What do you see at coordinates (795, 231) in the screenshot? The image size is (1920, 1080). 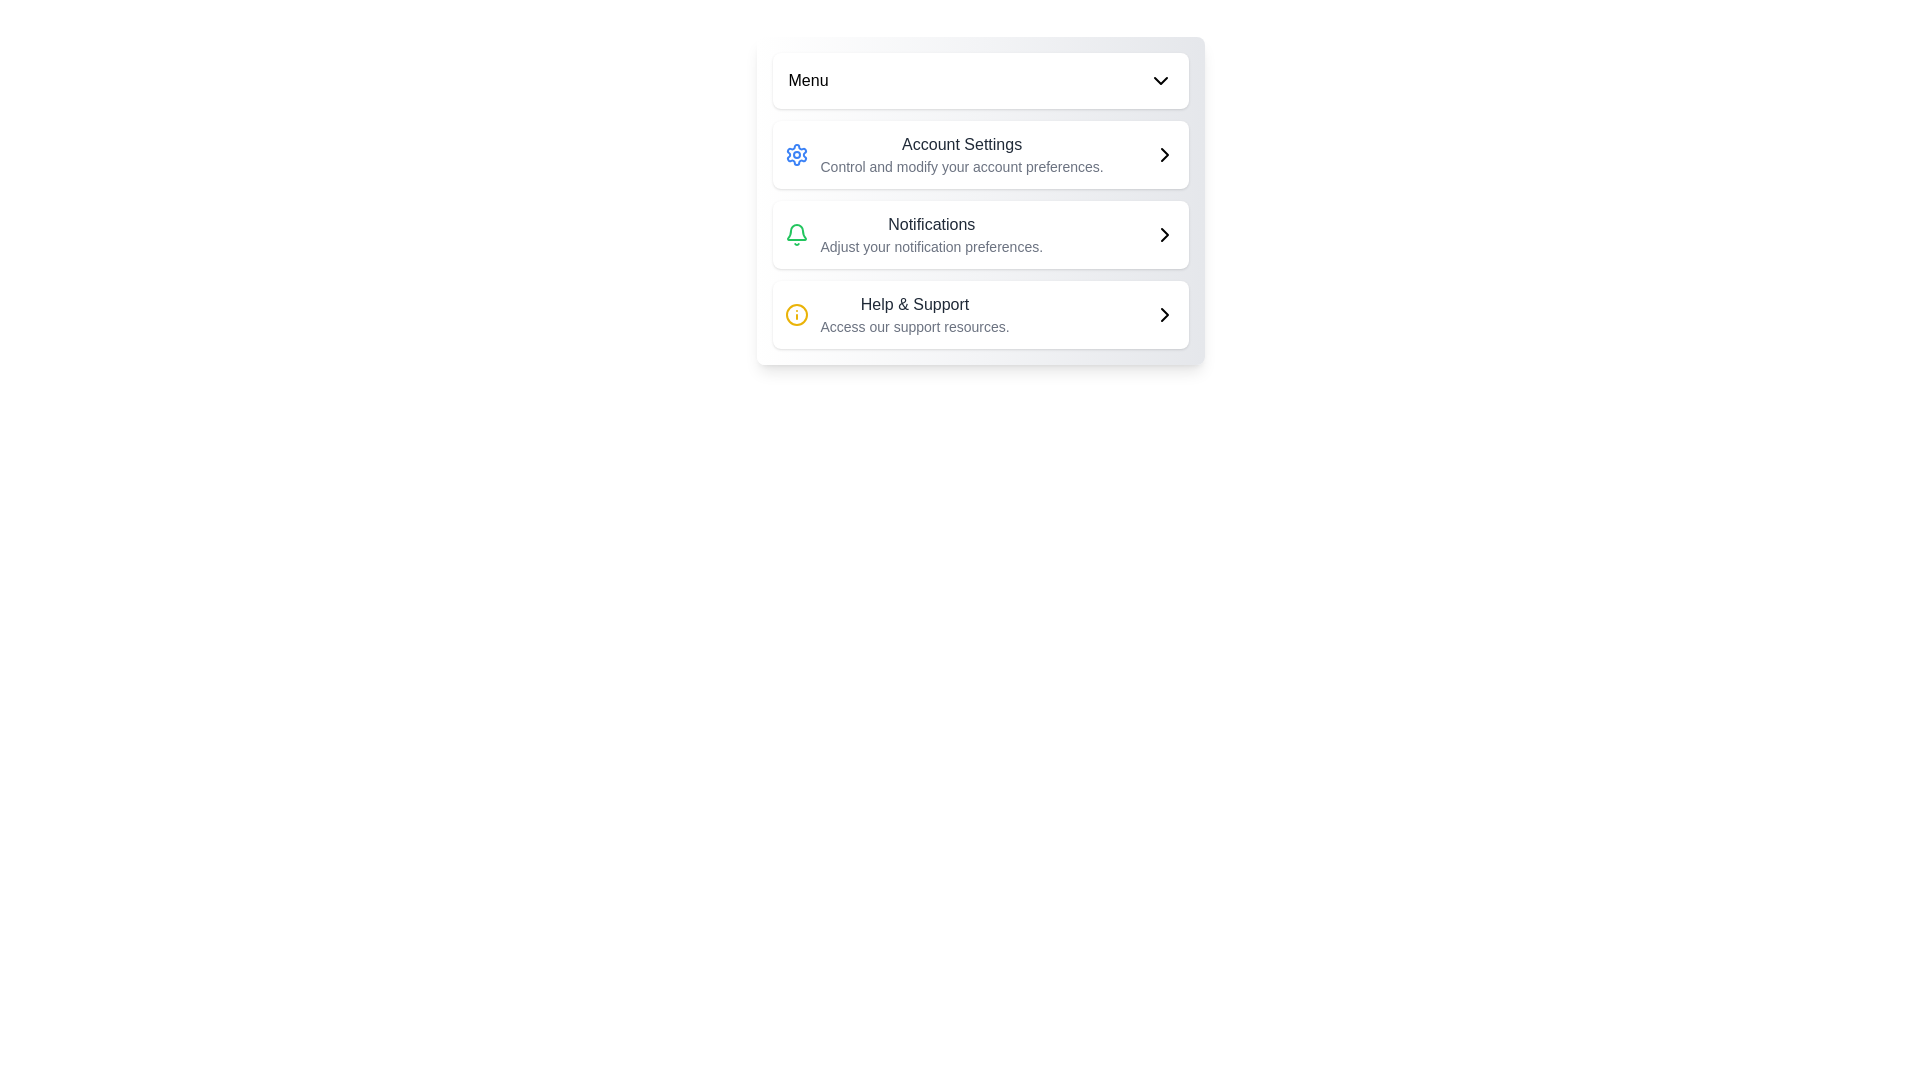 I see `the green outlined bell icon representing notifications, located in the second row of the menu, above Help & Support` at bounding box center [795, 231].